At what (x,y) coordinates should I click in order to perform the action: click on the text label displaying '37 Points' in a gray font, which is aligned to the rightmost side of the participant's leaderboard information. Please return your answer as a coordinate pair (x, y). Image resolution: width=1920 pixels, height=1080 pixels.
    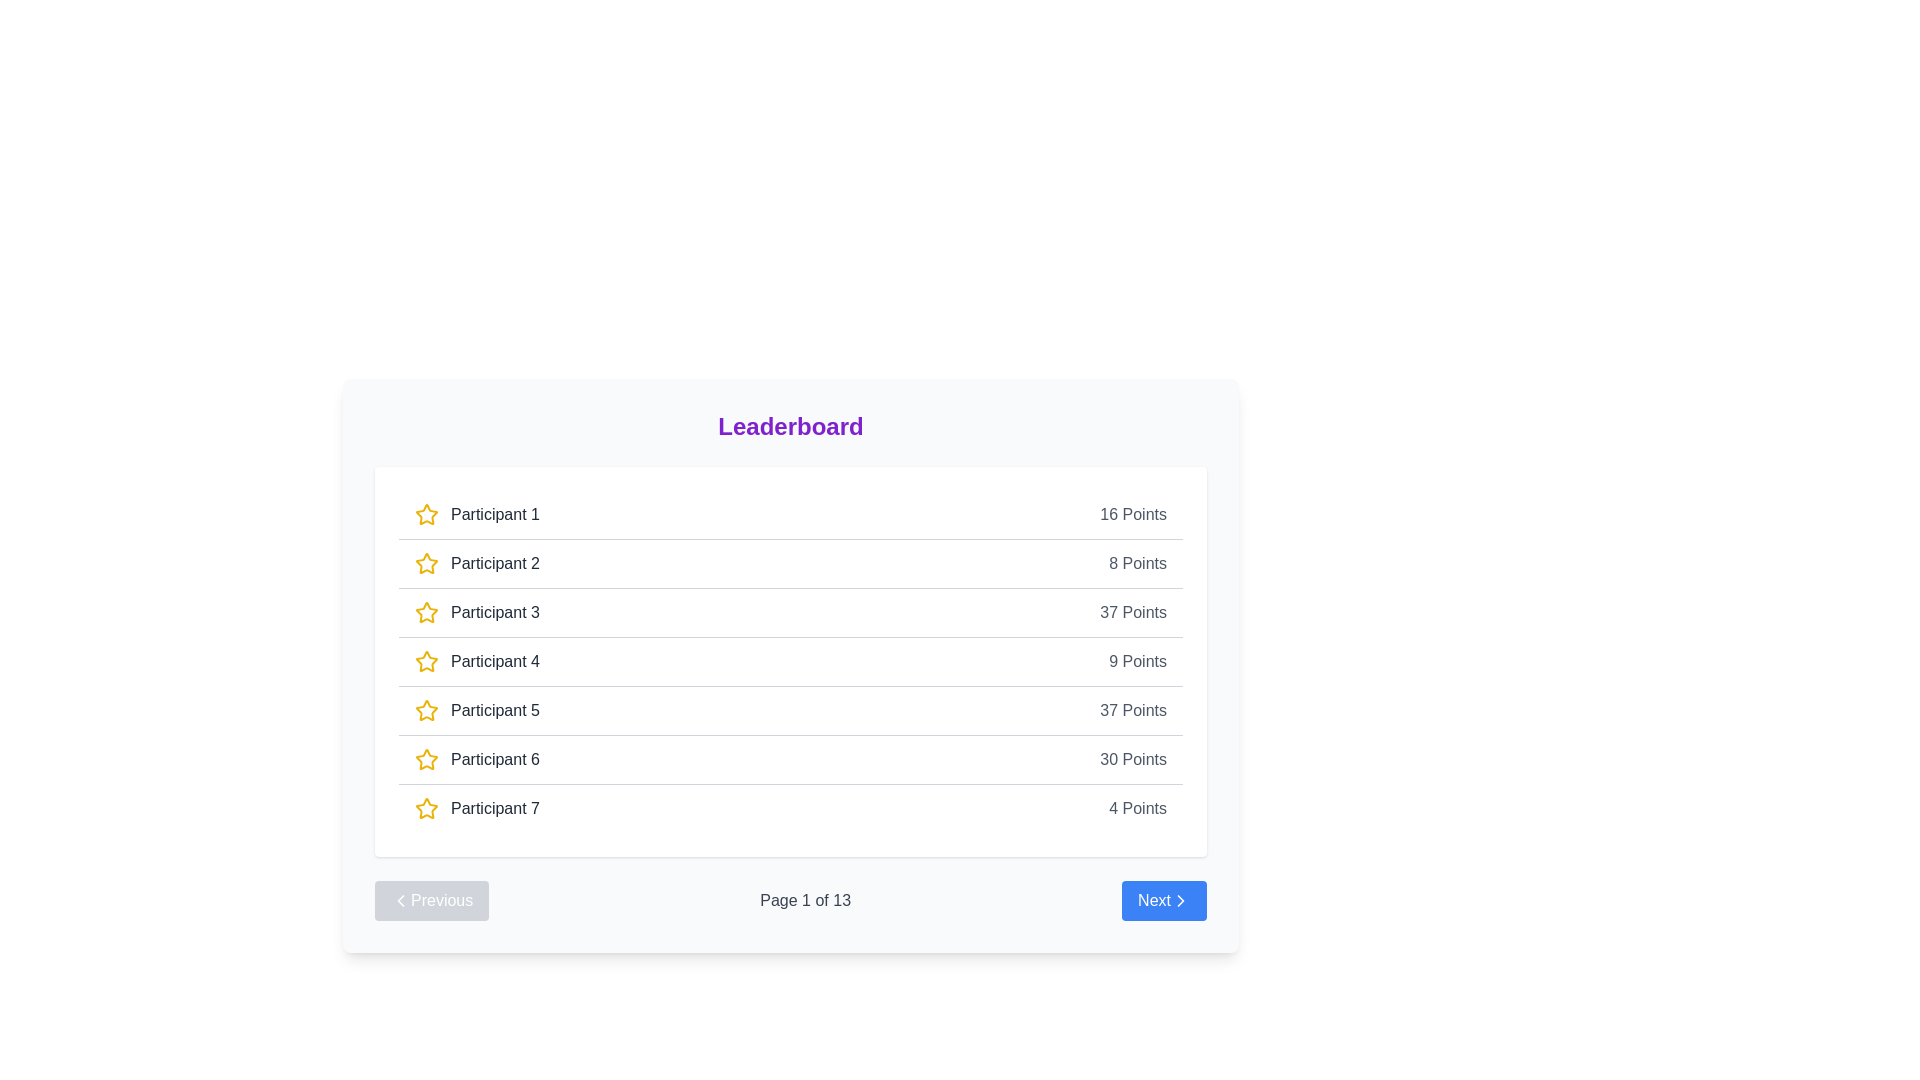
    Looking at the image, I should click on (1133, 709).